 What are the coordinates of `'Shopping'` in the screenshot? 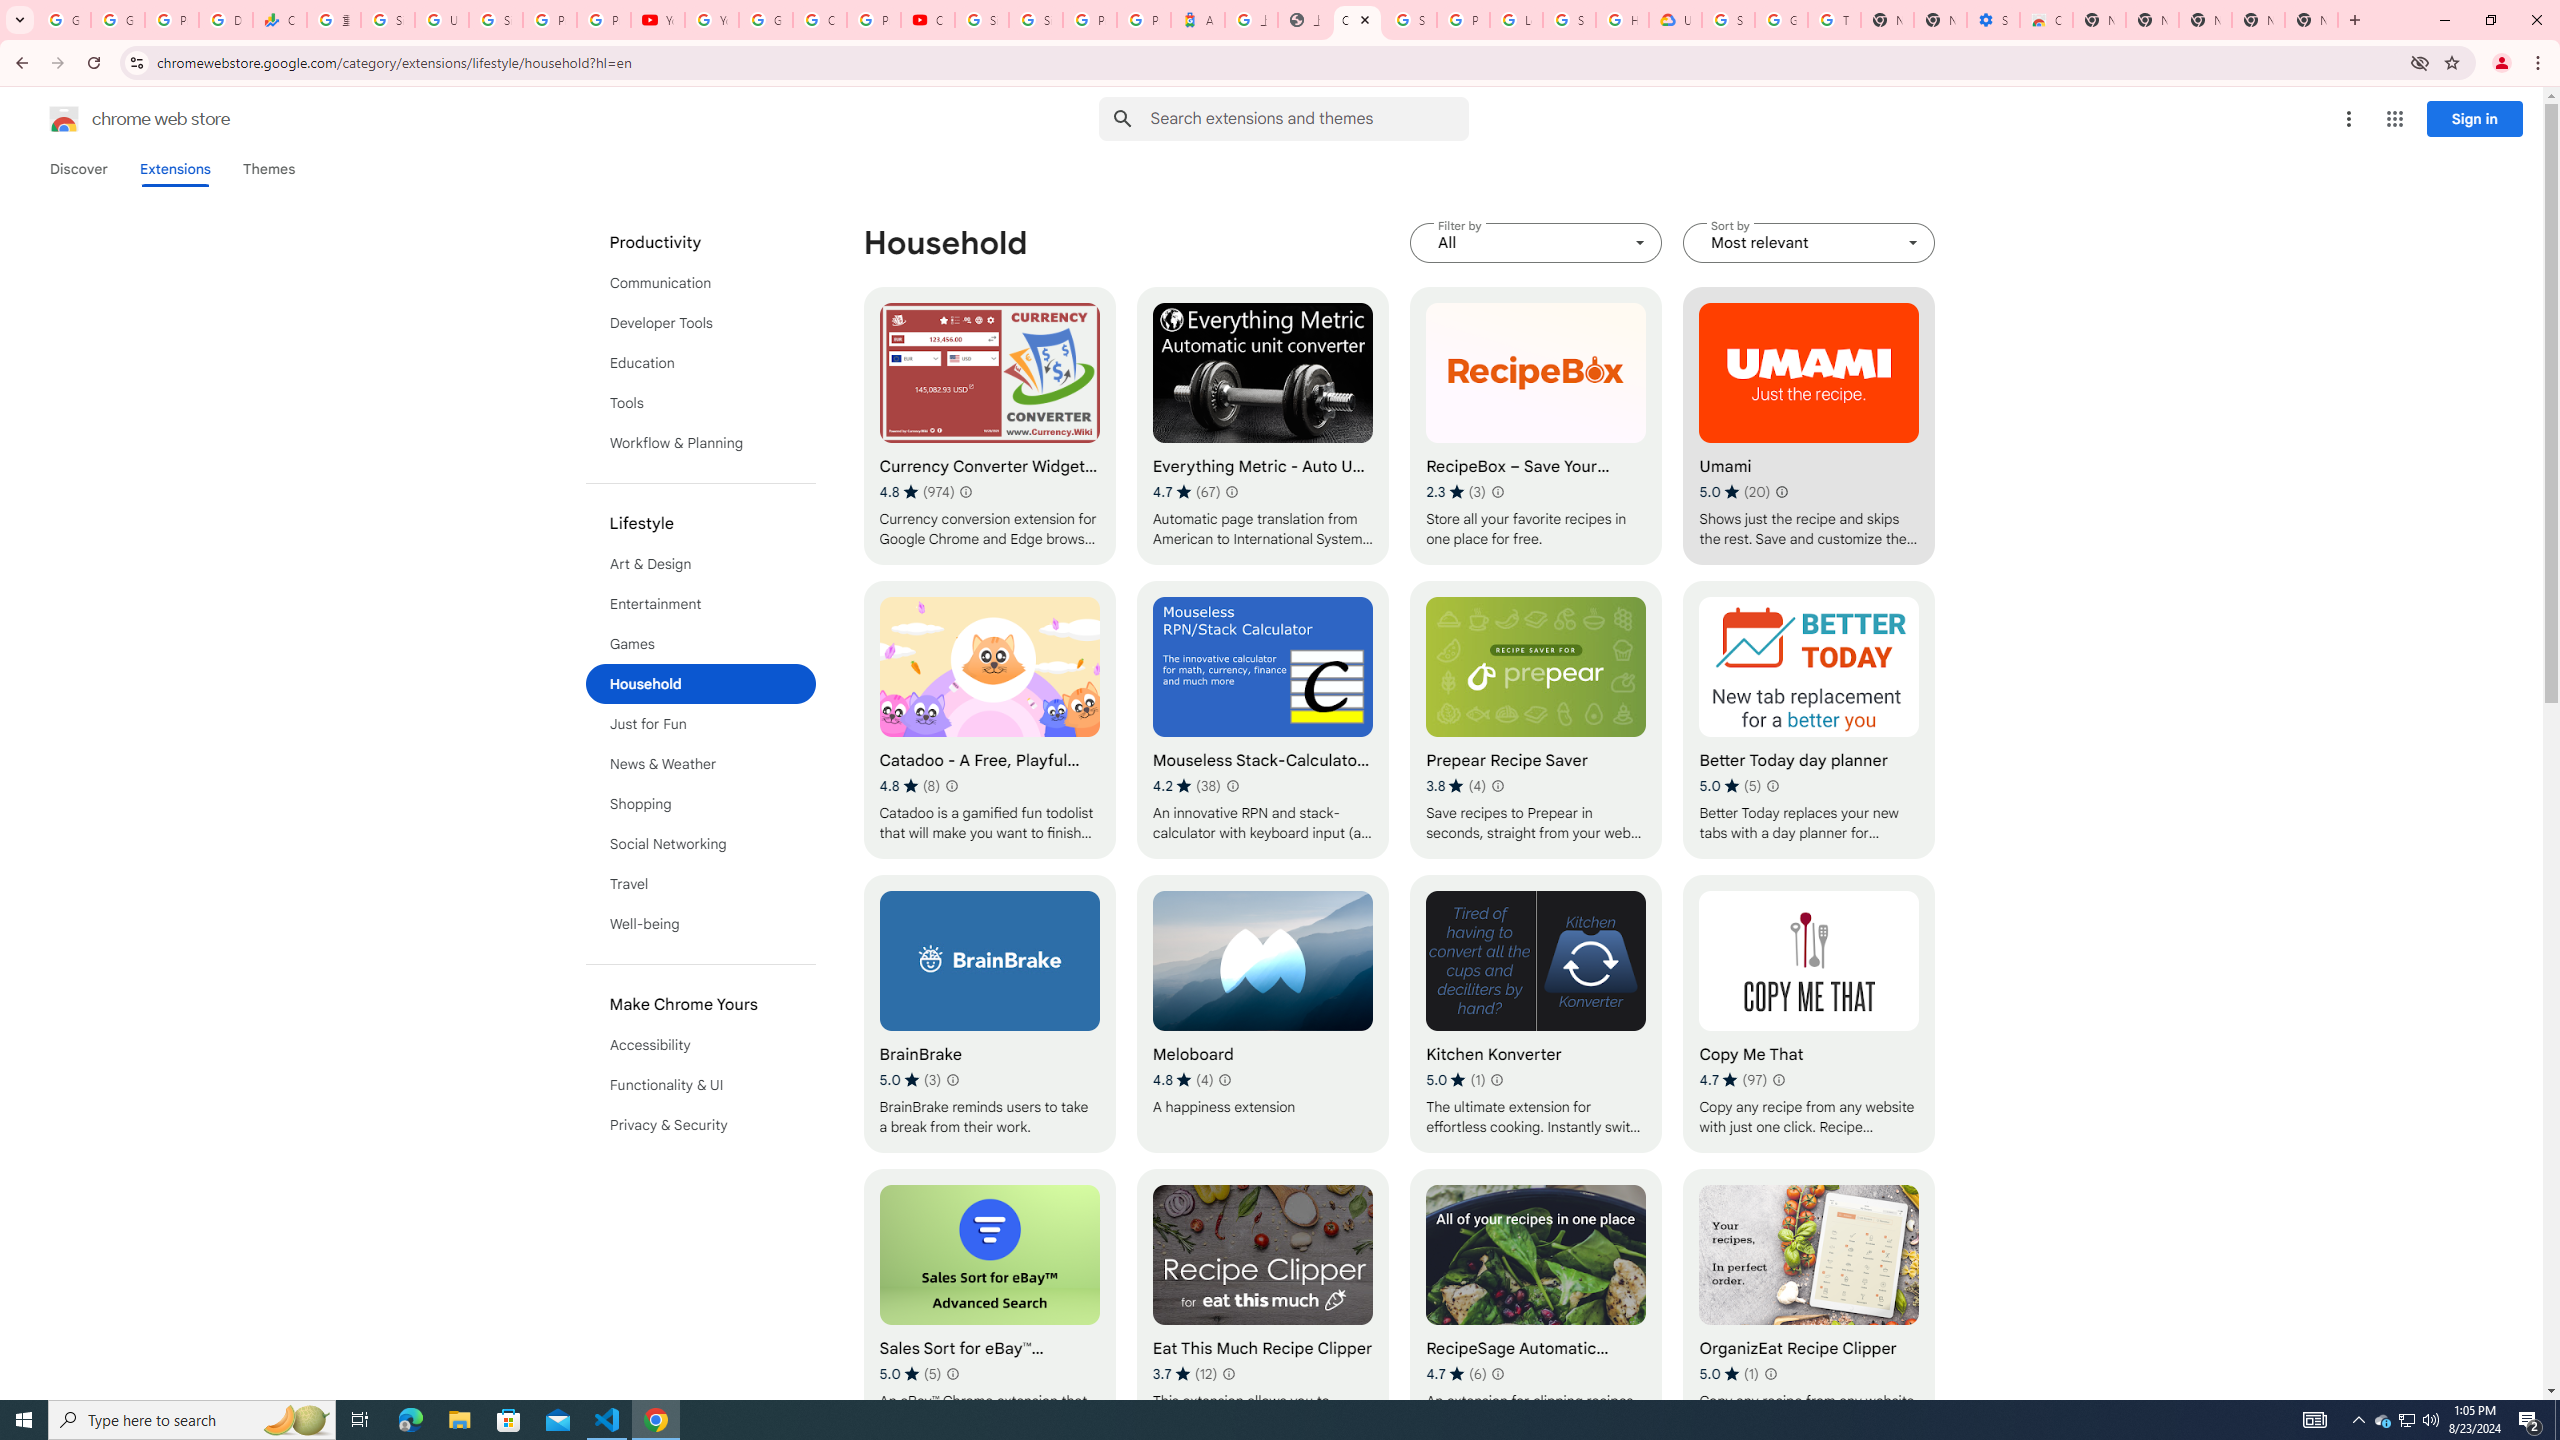 It's located at (701, 803).